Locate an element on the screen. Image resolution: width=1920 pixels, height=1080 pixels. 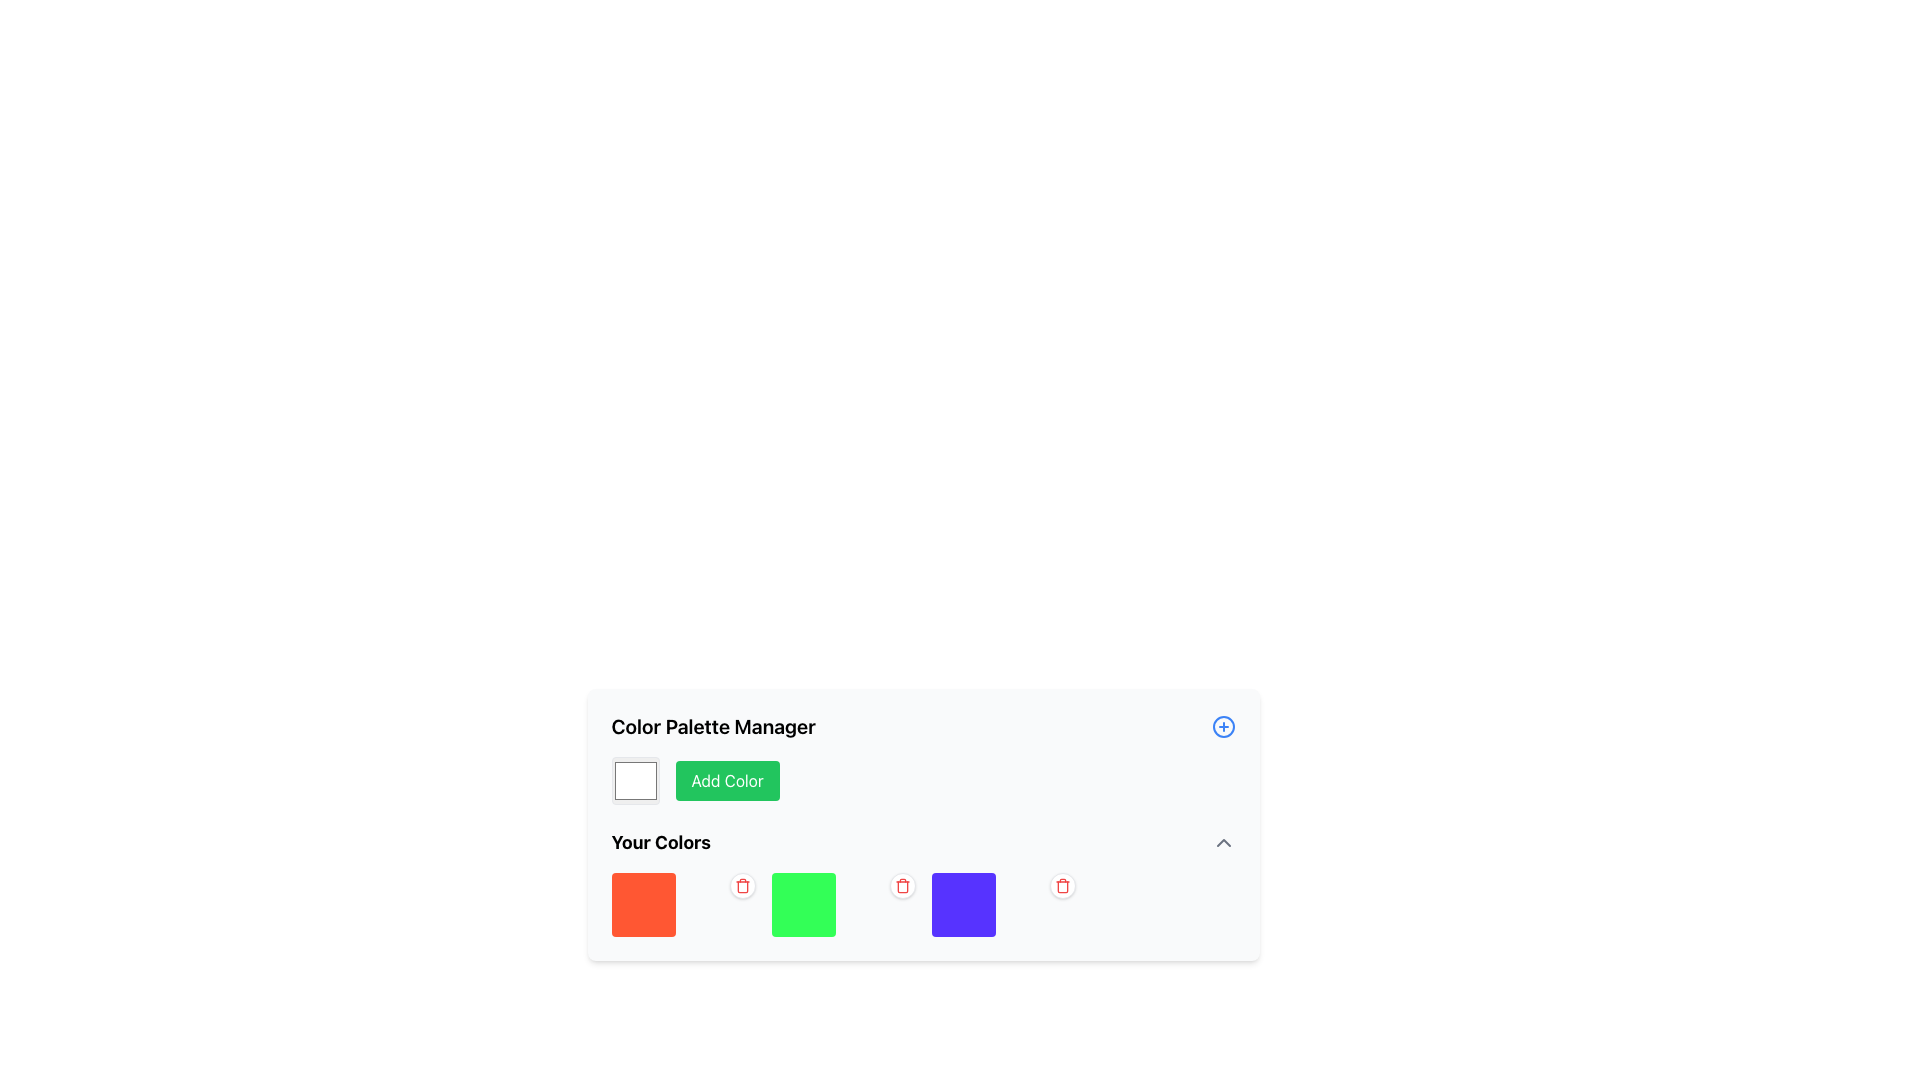
the text label displaying 'Your Colors', which is bold and large, located above the row of color swatches and to the left half of the interface is located at coordinates (661, 843).